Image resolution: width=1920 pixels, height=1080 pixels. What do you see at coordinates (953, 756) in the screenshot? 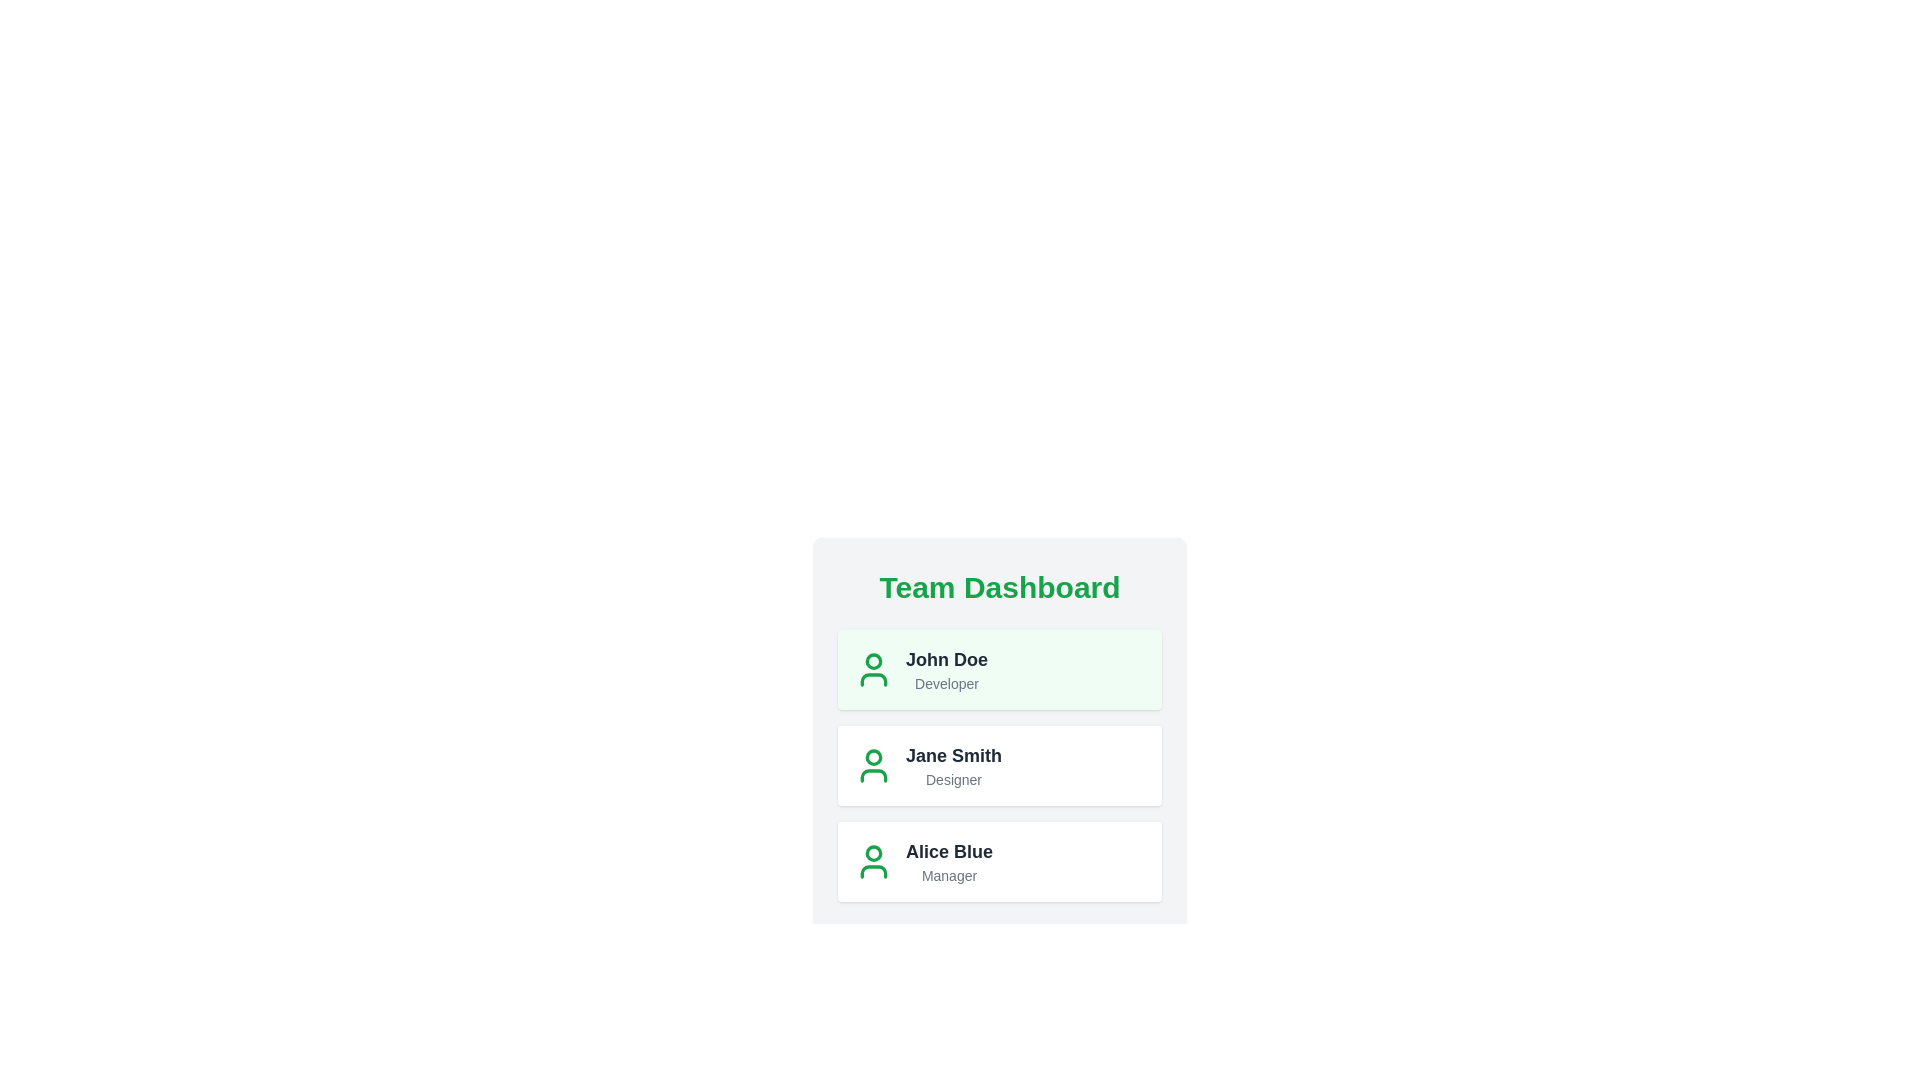
I see `the text label displaying 'Jane Smith' in bold black font, which is centrally positioned in the second card of a vertically-aligned stack of team member cards` at bounding box center [953, 756].